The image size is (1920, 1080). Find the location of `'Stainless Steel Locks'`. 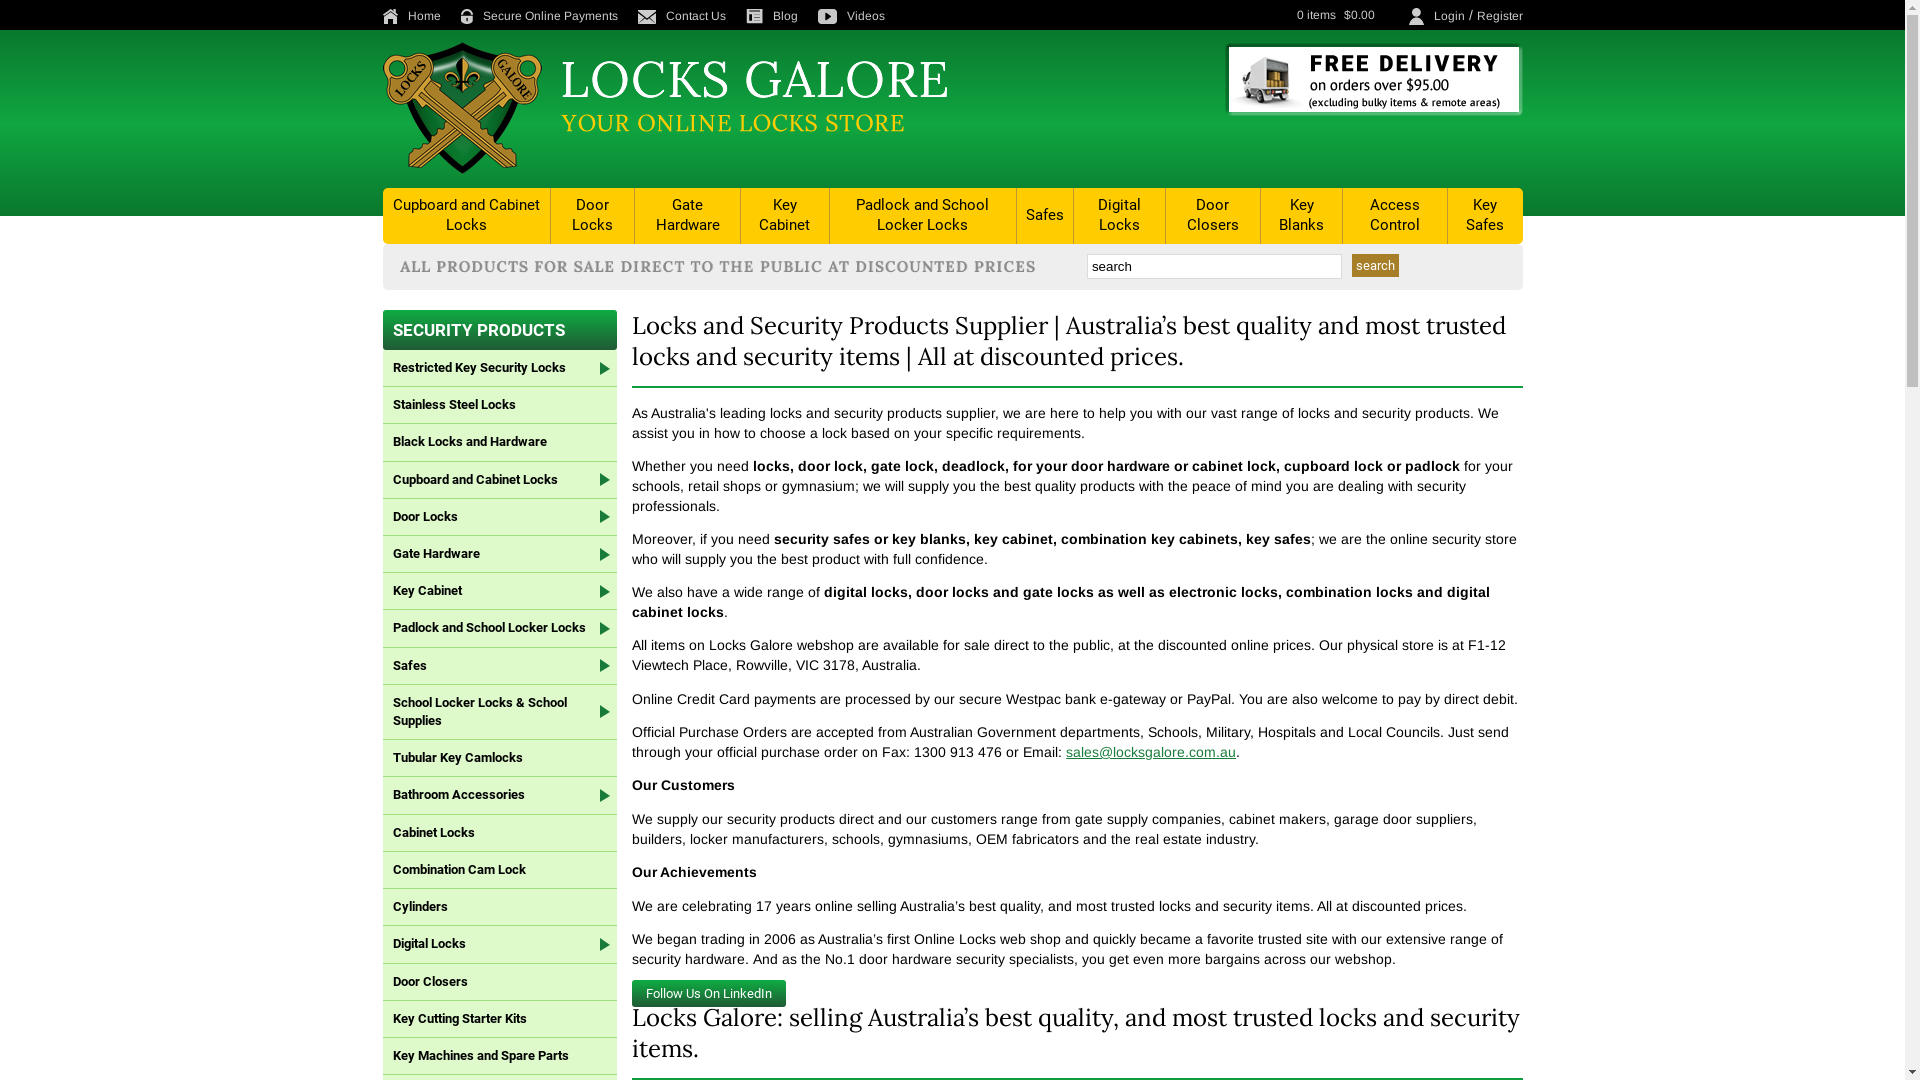

'Stainless Steel Locks' is located at coordinates (382, 405).